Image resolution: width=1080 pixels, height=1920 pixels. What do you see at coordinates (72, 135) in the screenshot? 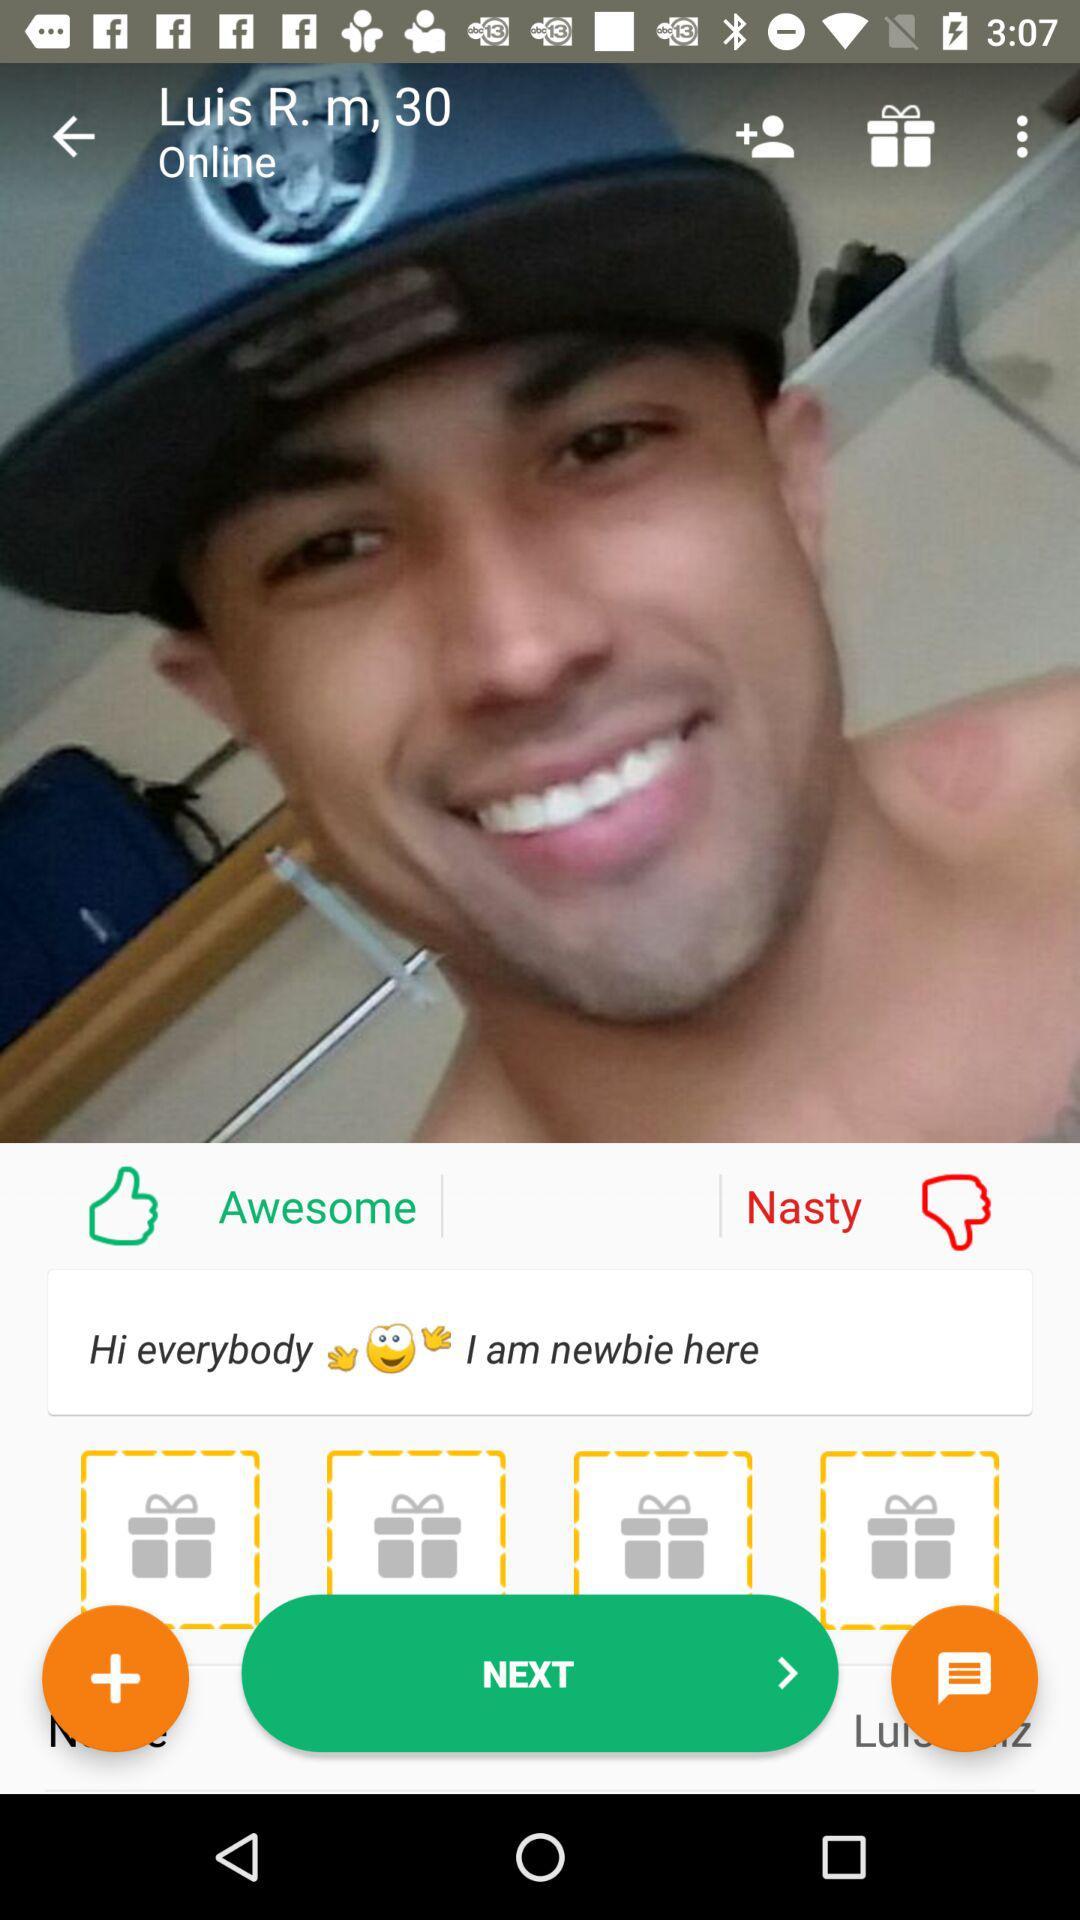
I see `the item to the left of luis r. item` at bounding box center [72, 135].